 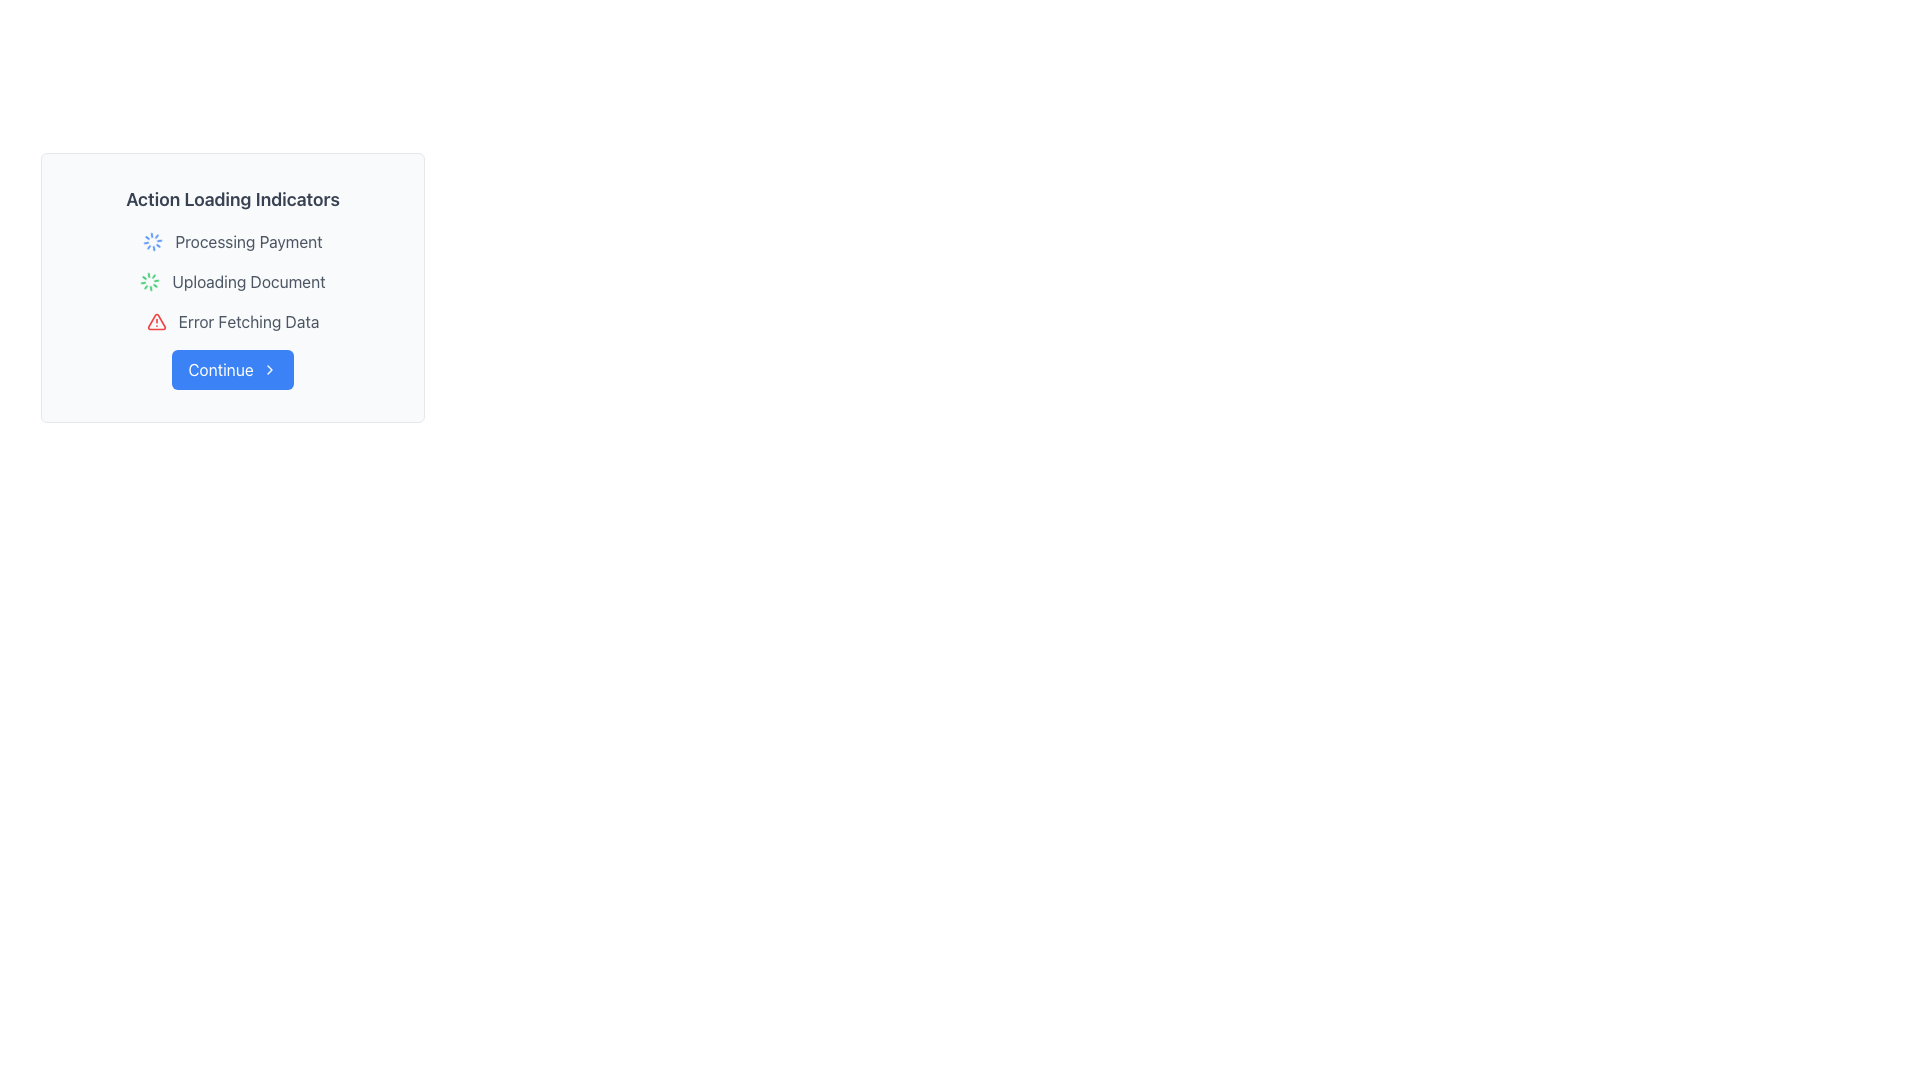 I want to click on the error icon indicating 'Error Fetching Data', located to the left of the corresponding text in the interface, so click(x=155, y=320).